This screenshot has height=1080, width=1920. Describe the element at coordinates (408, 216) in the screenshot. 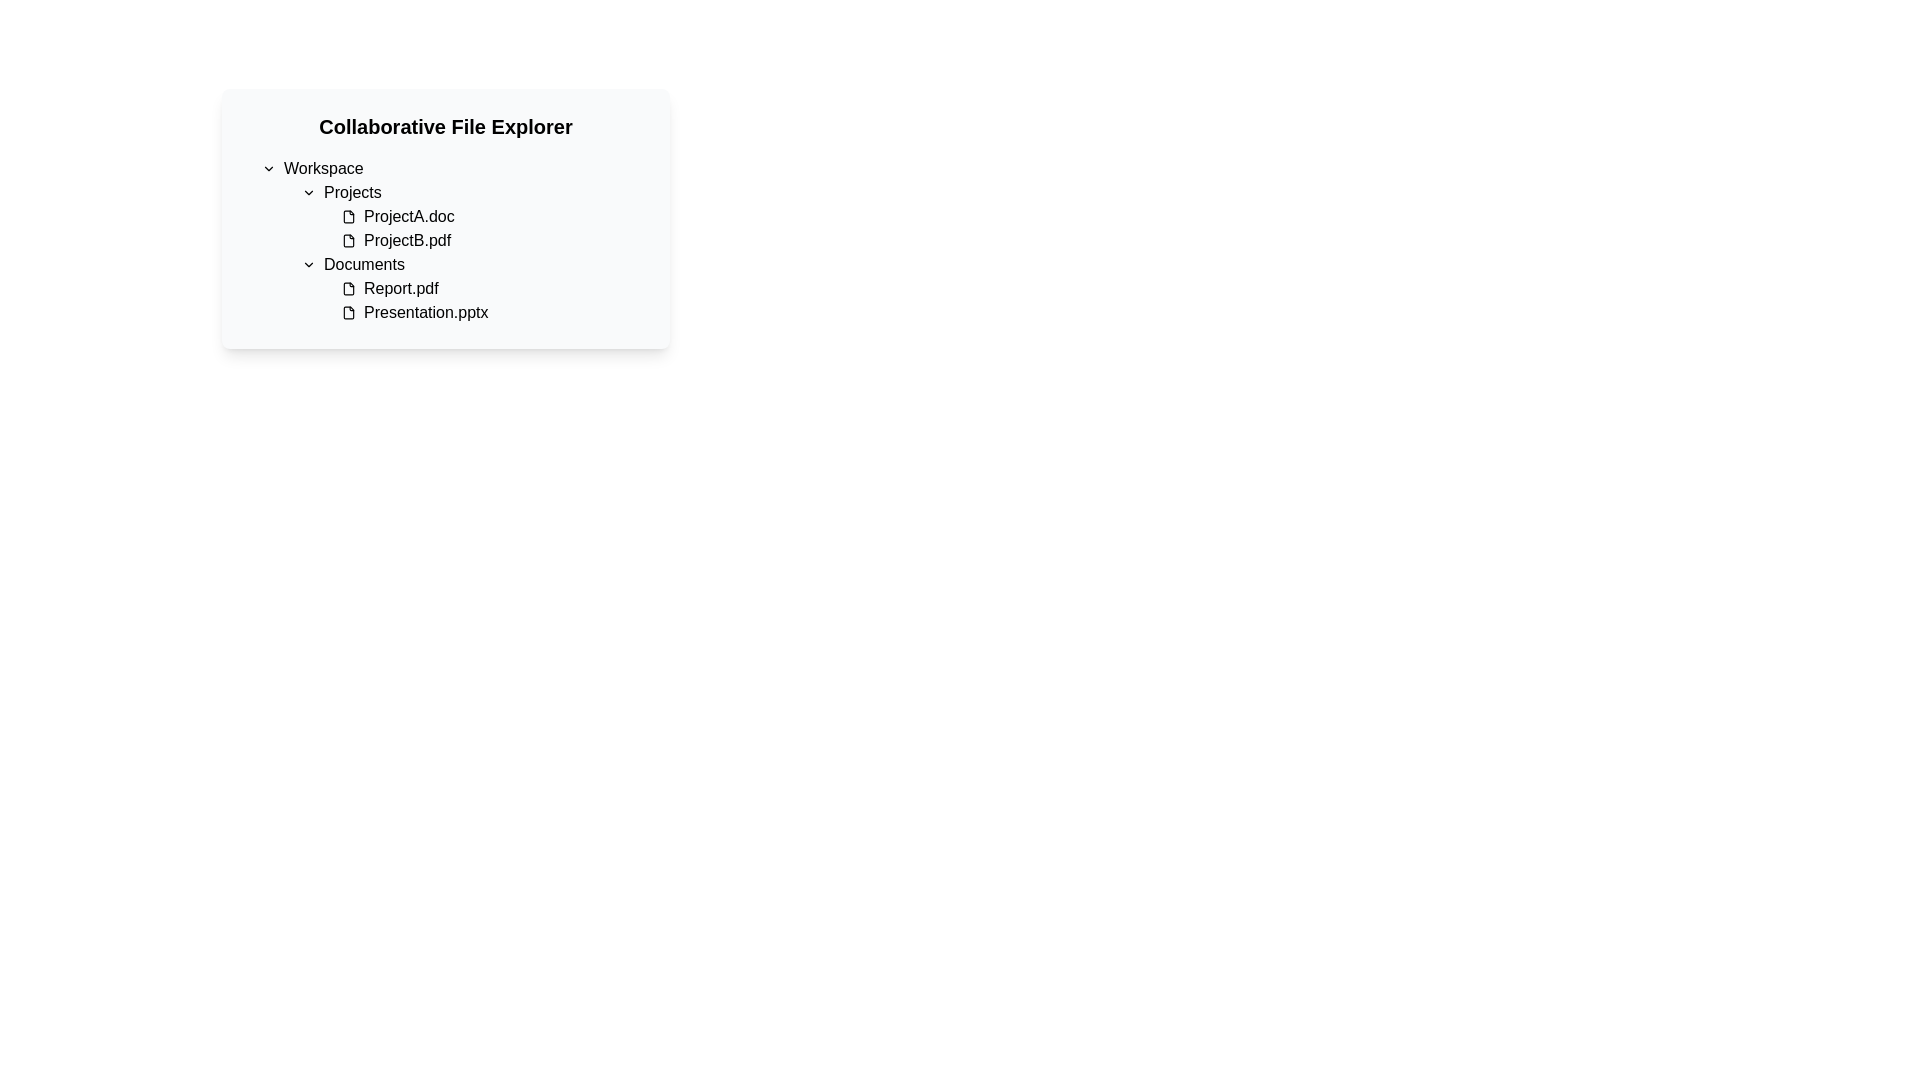

I see `the 'ProjectA.doc' text label located` at that location.